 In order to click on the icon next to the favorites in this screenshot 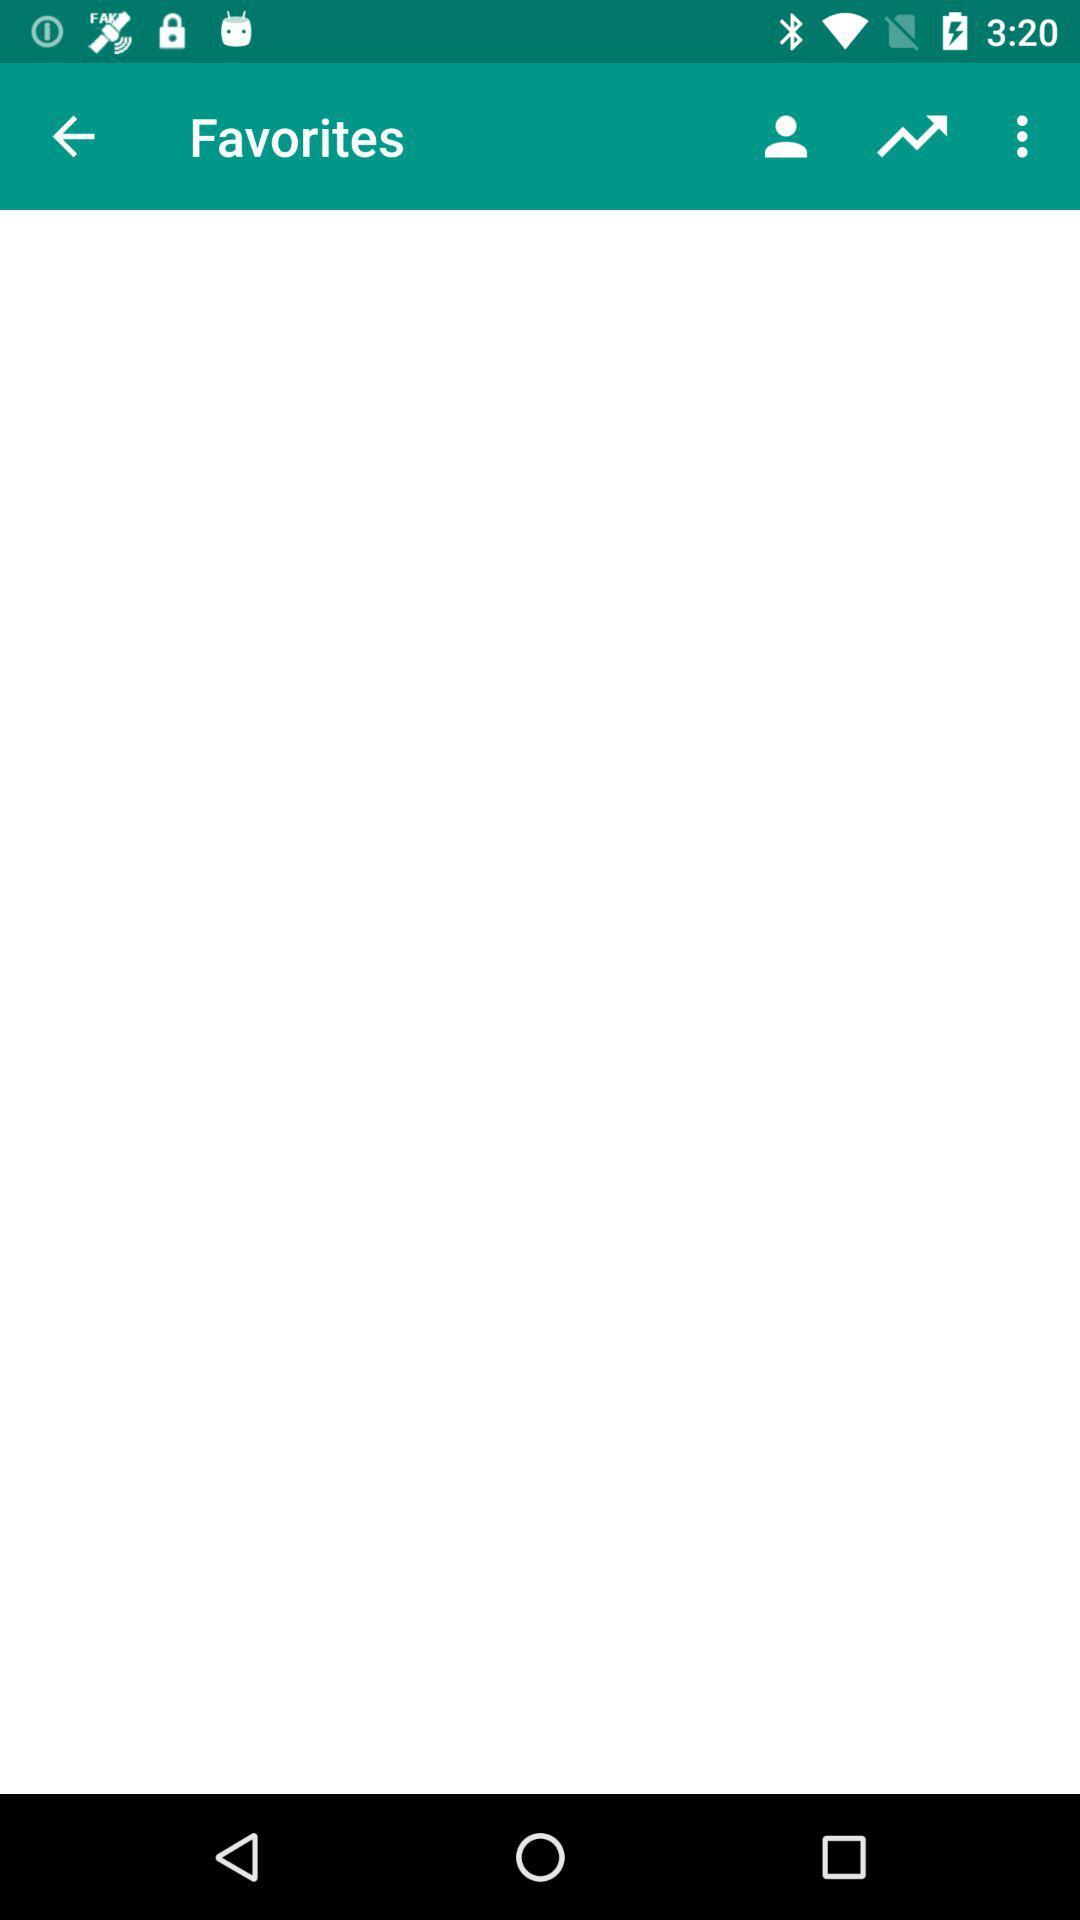, I will do `click(785, 135)`.